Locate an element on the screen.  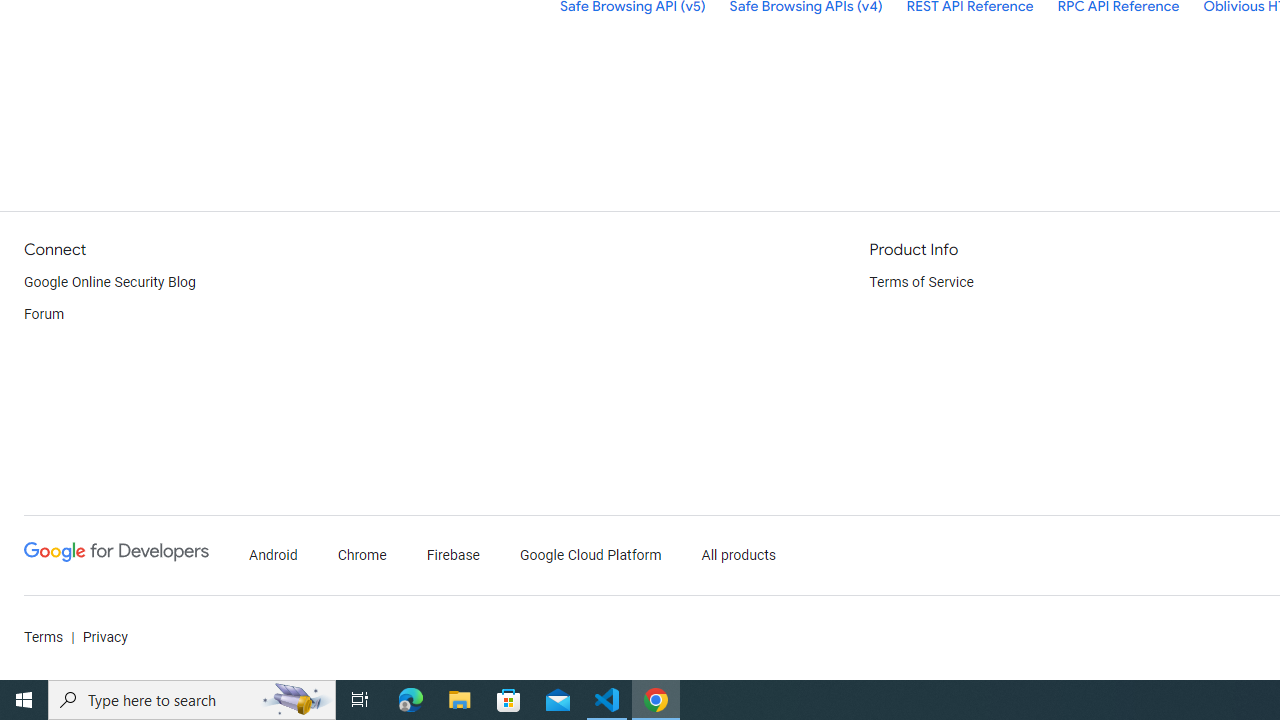
'Google Cloud Platform' is located at coordinates (589, 555).